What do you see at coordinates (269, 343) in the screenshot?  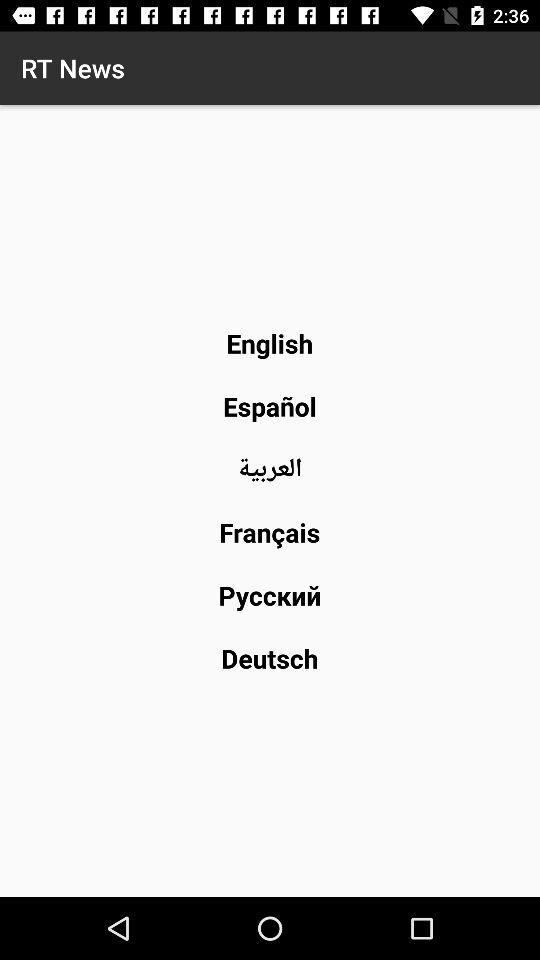 I see `the english` at bounding box center [269, 343].